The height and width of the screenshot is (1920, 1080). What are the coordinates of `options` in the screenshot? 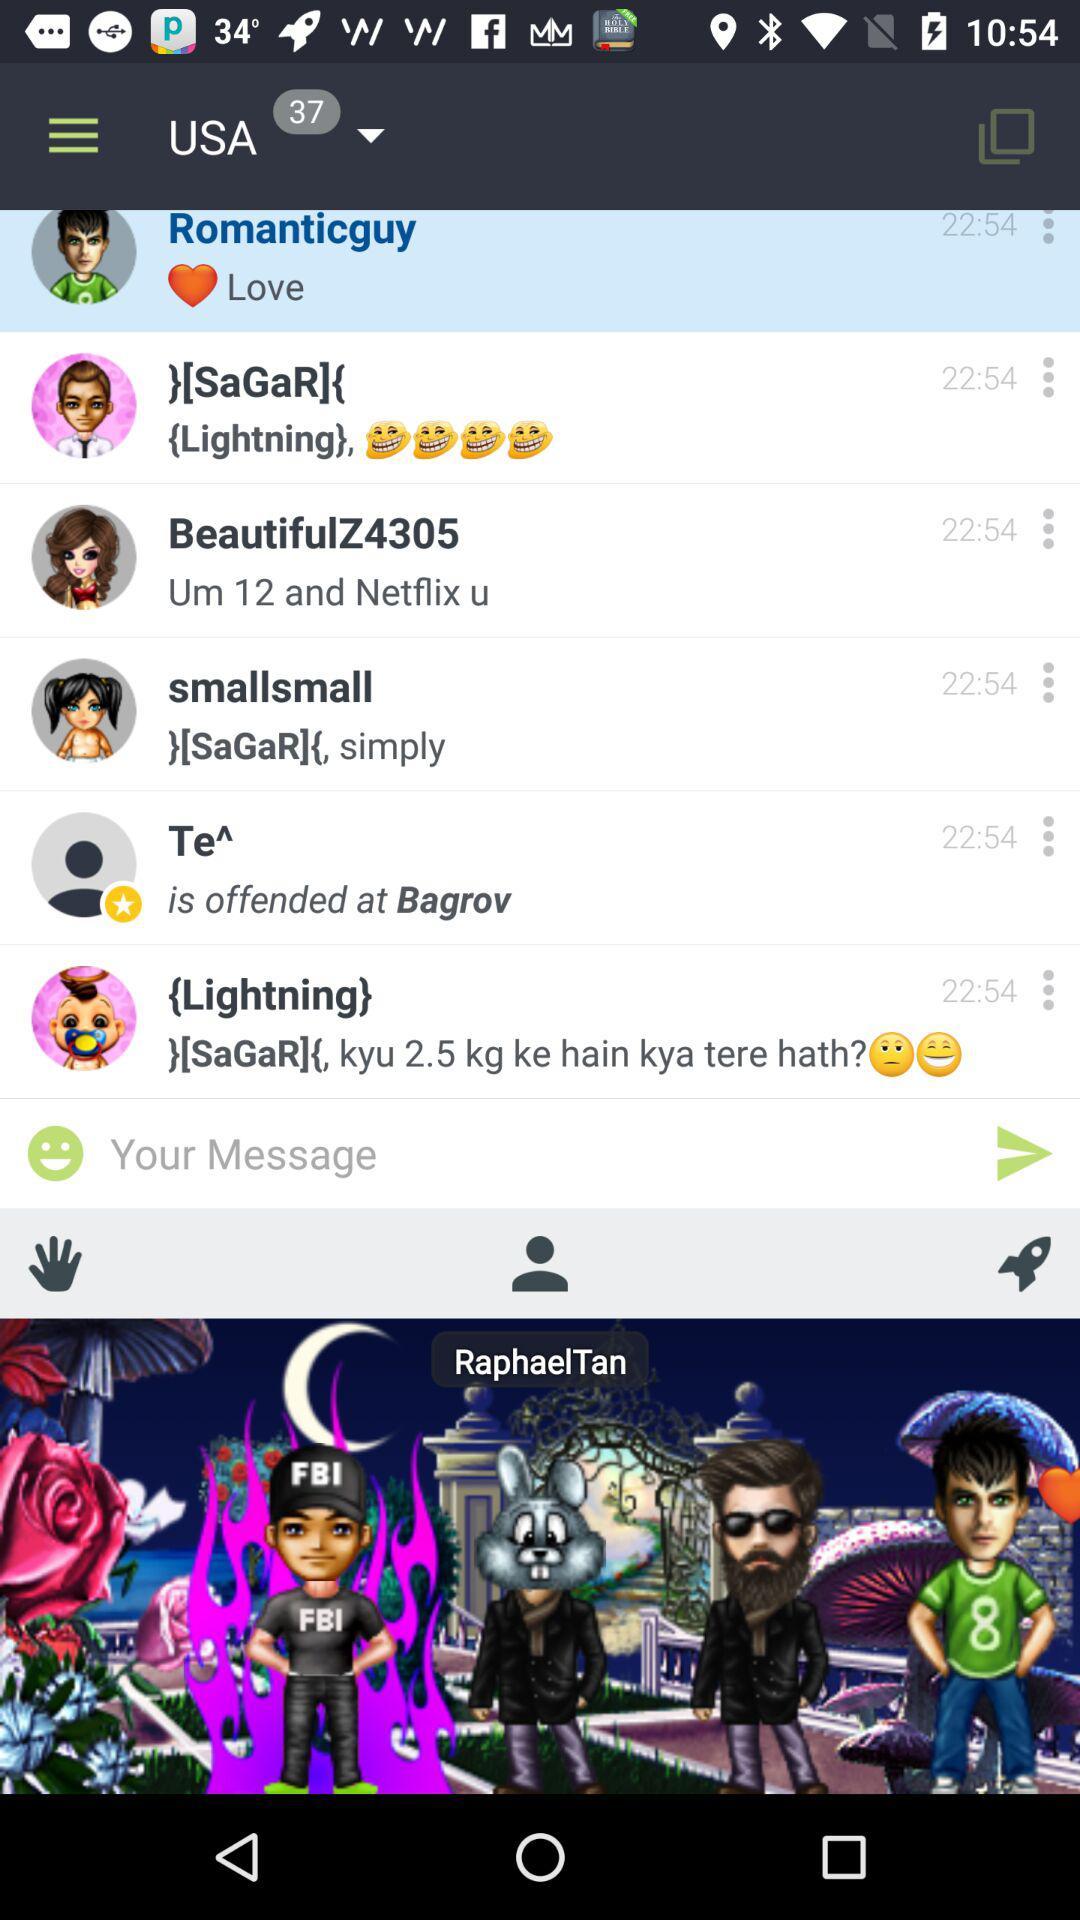 It's located at (1047, 232).